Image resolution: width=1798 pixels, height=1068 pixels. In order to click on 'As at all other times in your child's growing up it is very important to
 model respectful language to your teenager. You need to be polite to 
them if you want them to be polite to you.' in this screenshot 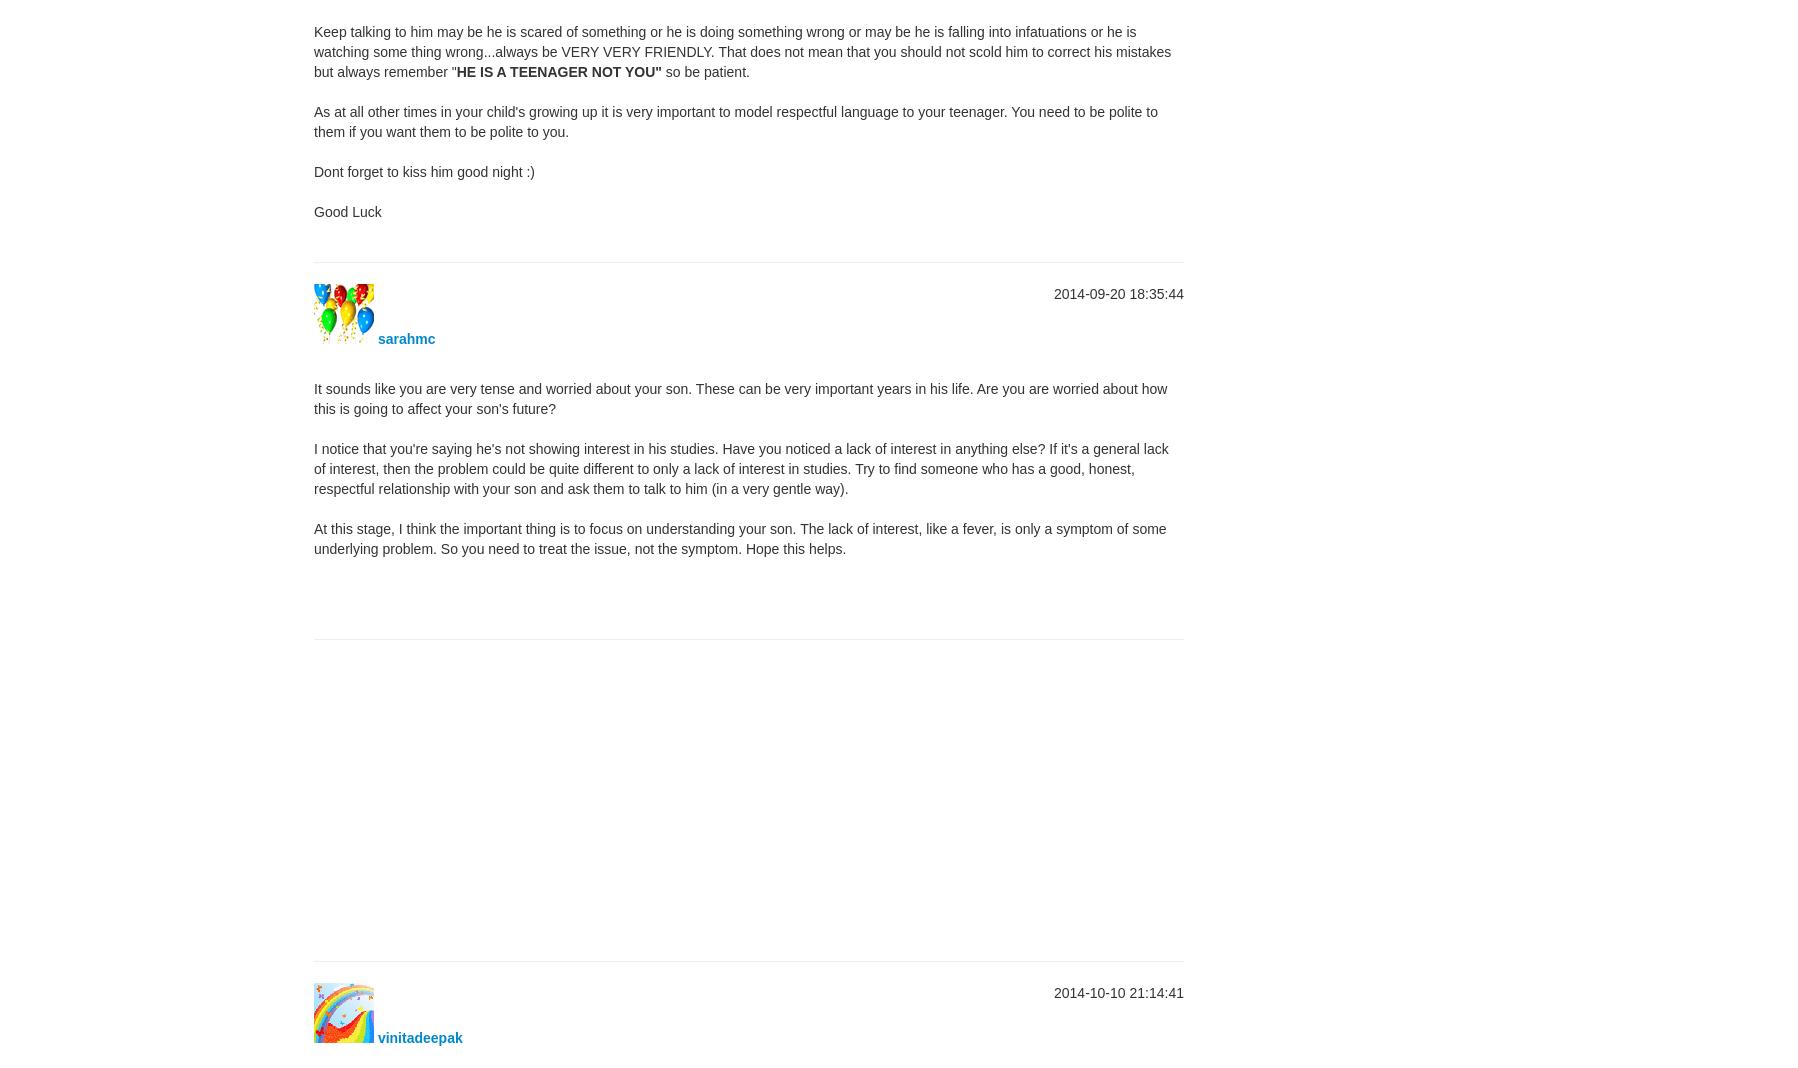, I will do `click(734, 120)`.